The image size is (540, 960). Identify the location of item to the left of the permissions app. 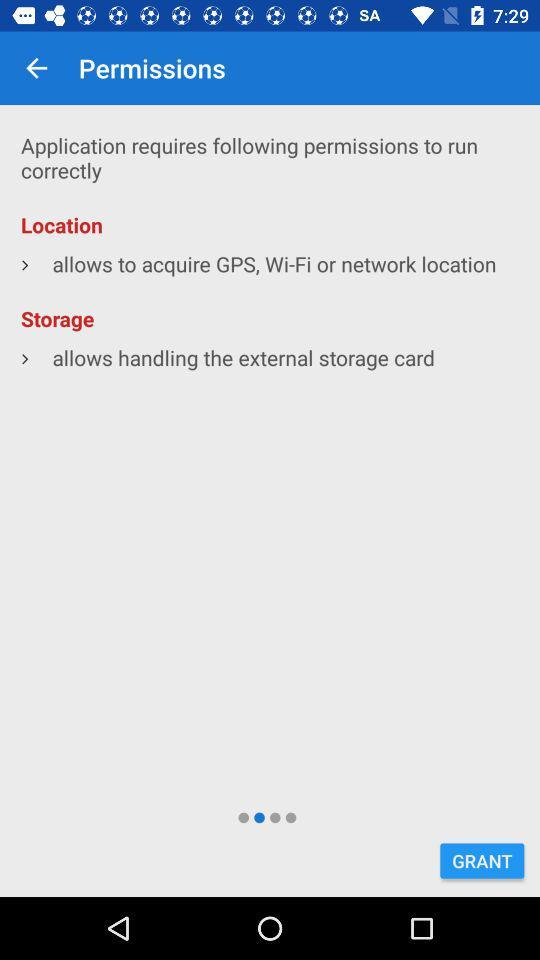
(36, 68).